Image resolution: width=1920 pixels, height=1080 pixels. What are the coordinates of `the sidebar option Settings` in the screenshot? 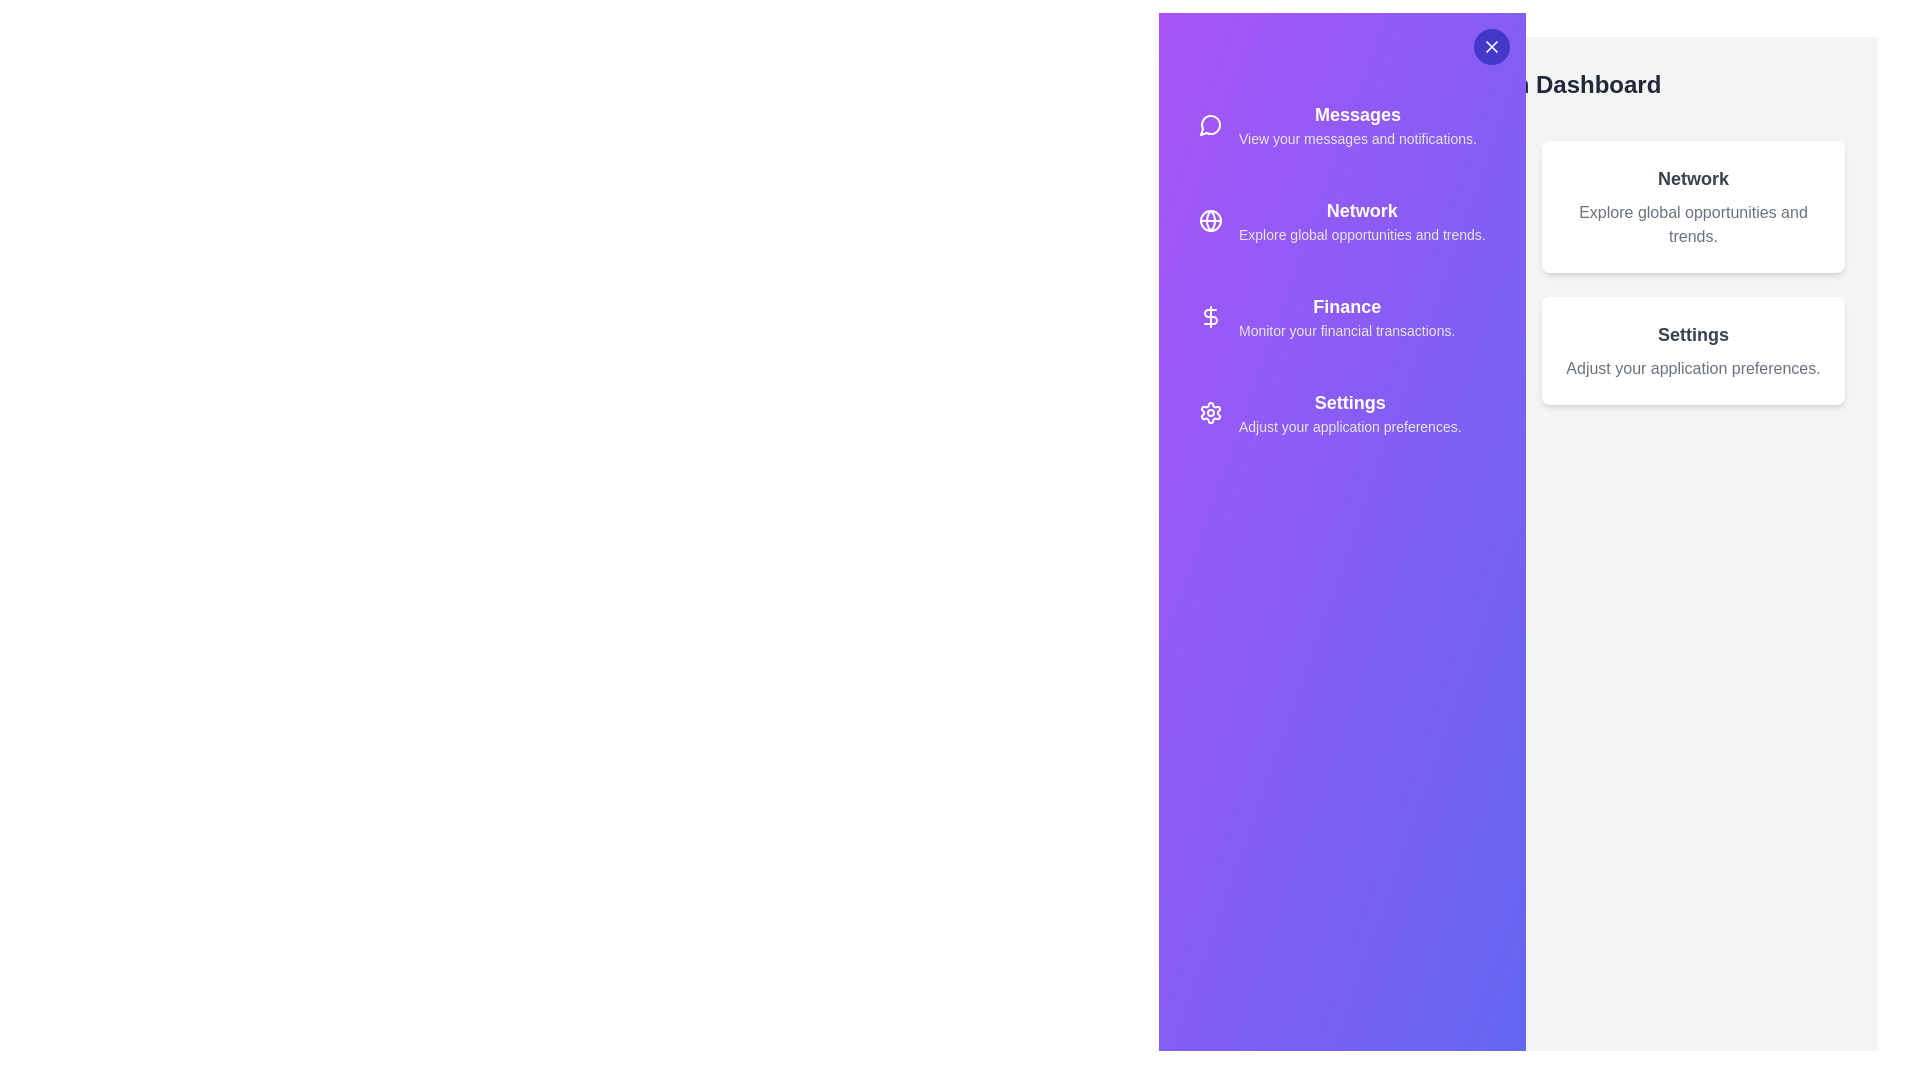 It's located at (1342, 411).